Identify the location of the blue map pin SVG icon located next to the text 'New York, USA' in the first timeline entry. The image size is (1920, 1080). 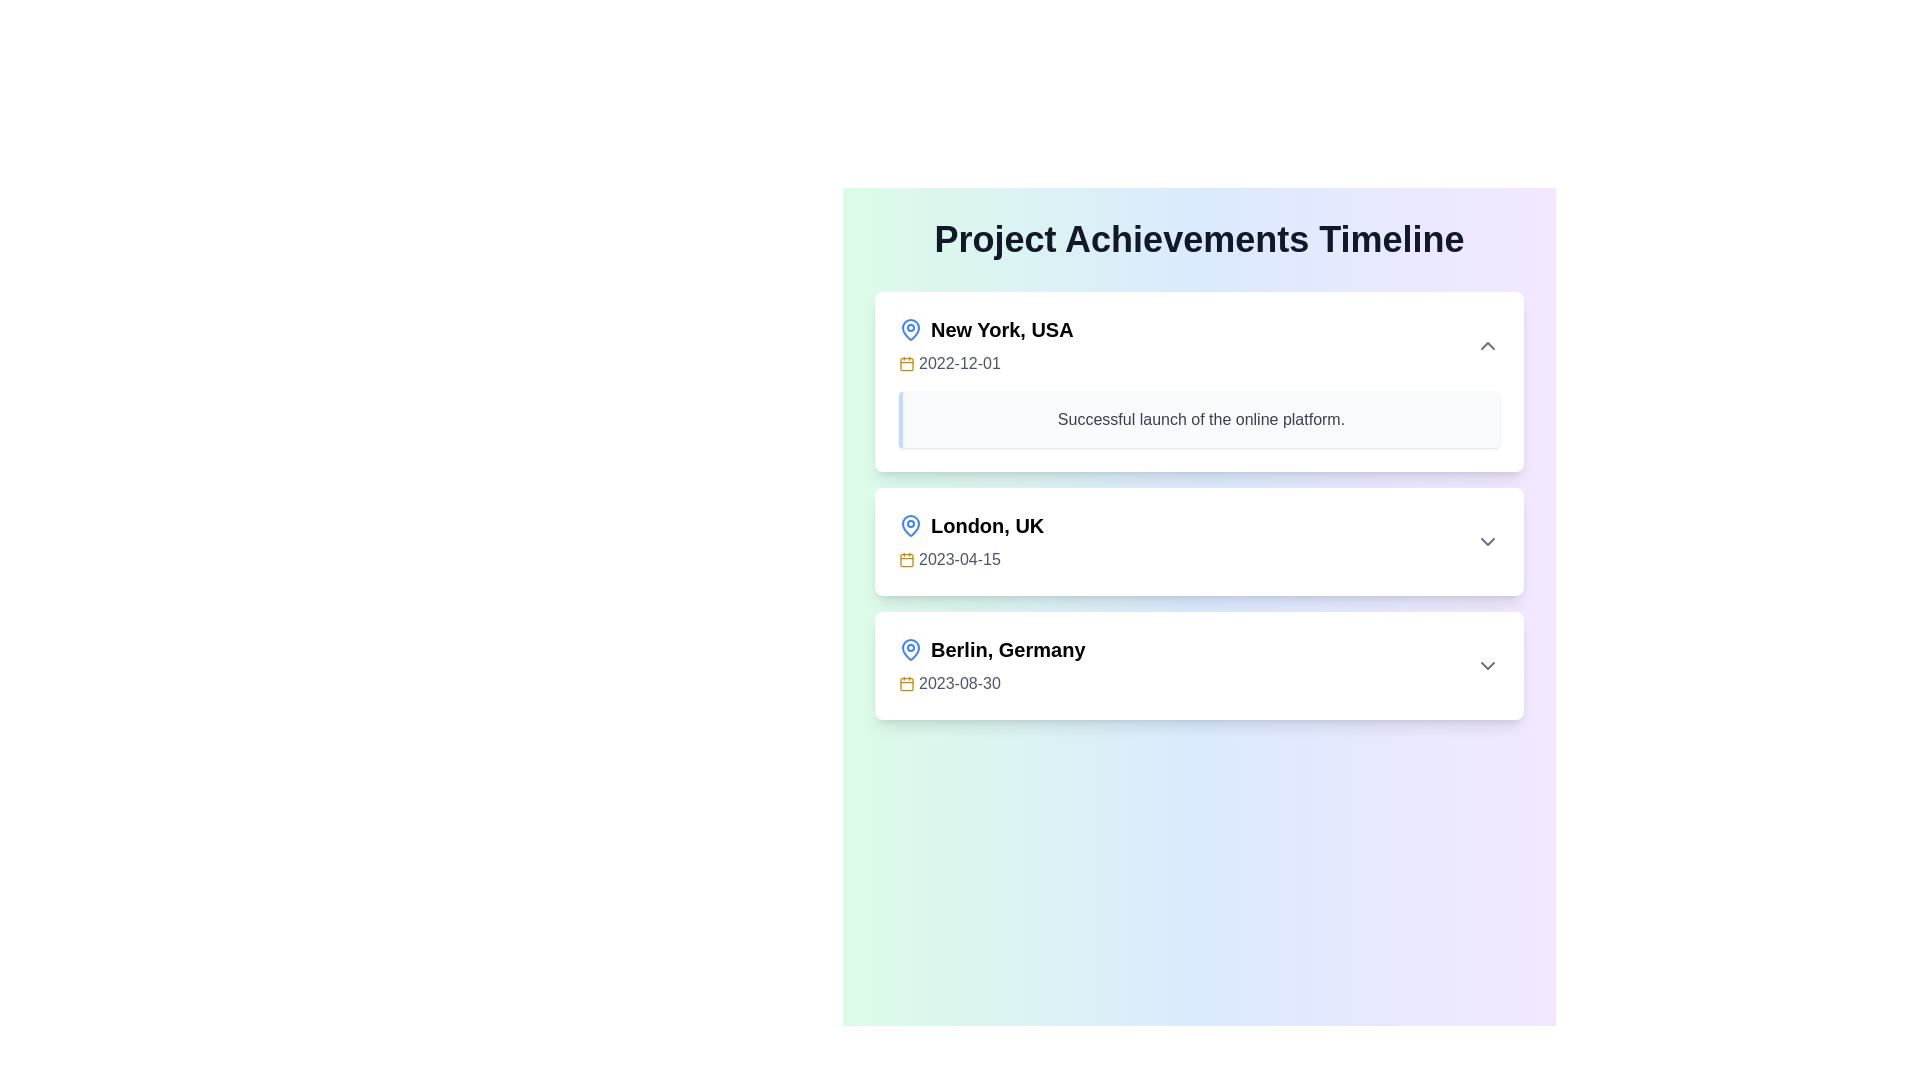
(910, 329).